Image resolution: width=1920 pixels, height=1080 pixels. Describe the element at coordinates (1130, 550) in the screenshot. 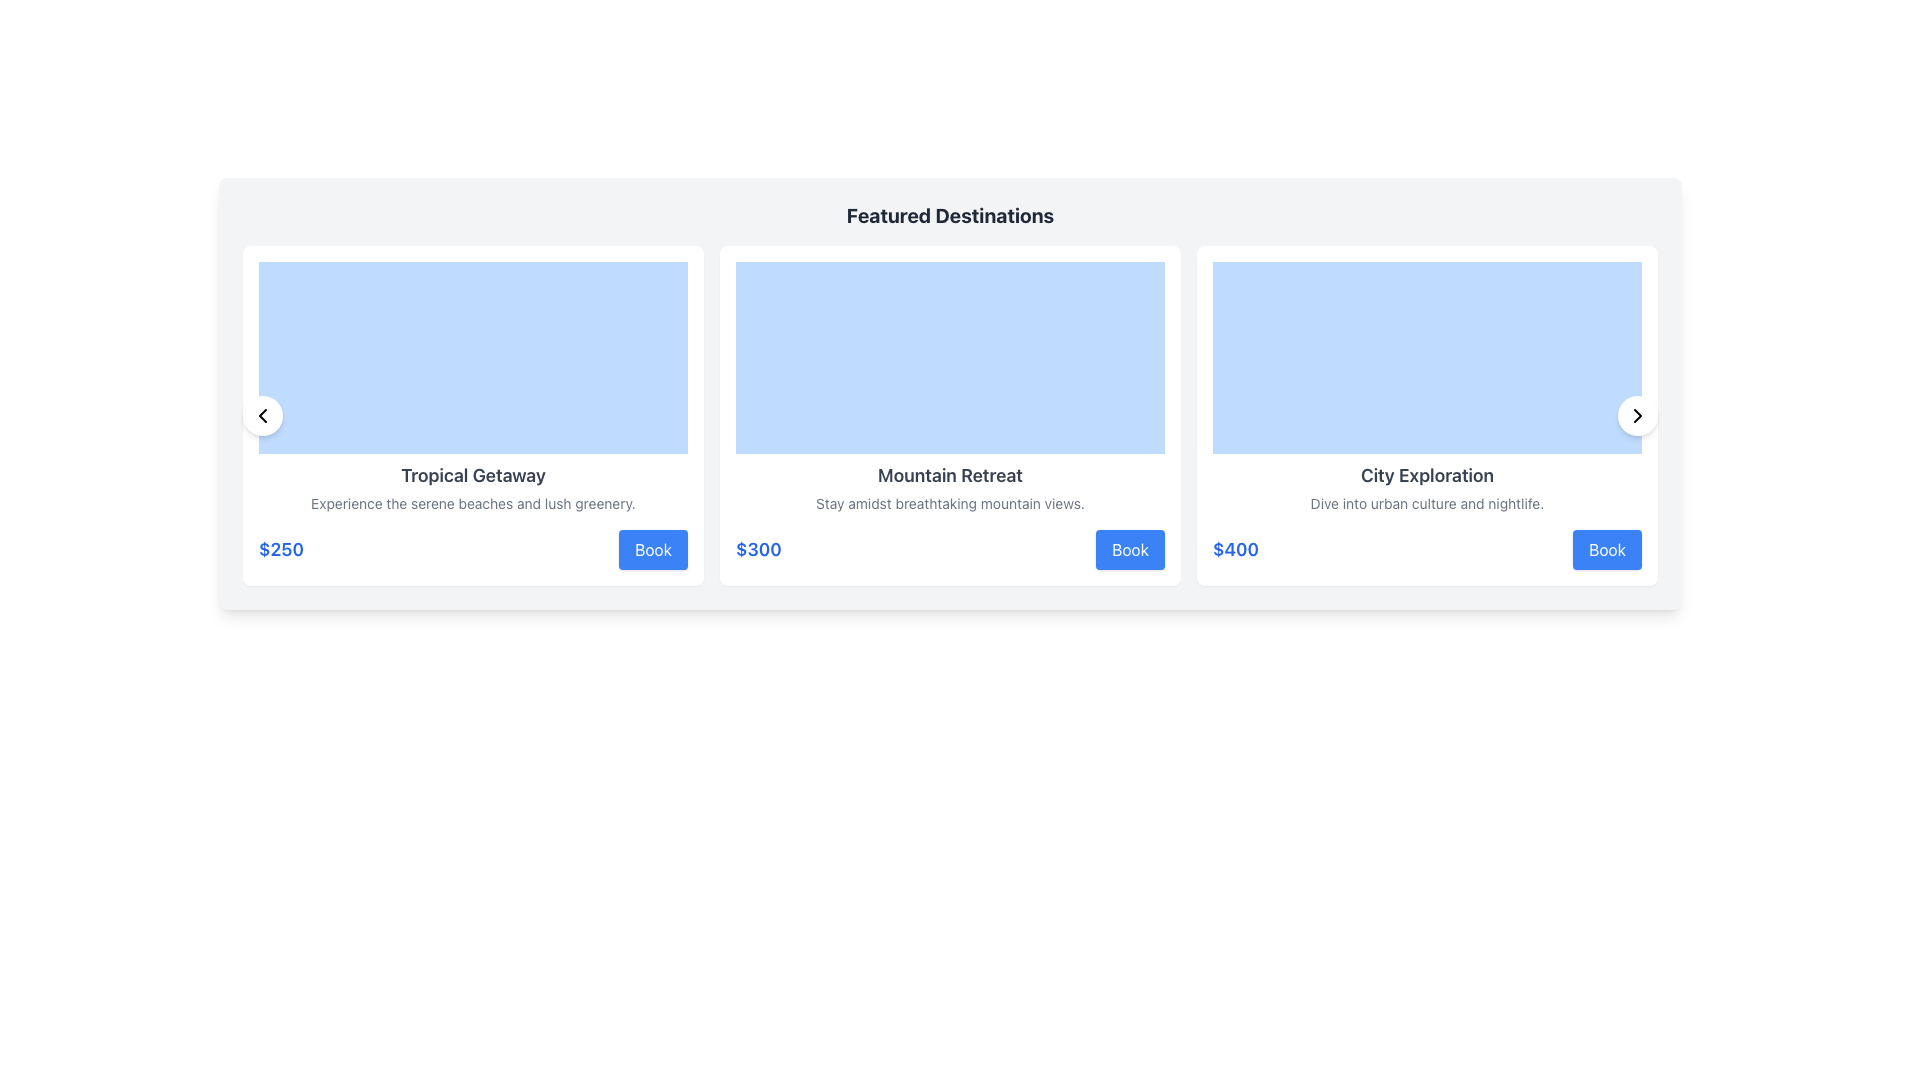

I see `the 'Book' button with a blue background and white text located at the bottom-right corner of the 'Mountain Retreat' card` at that location.